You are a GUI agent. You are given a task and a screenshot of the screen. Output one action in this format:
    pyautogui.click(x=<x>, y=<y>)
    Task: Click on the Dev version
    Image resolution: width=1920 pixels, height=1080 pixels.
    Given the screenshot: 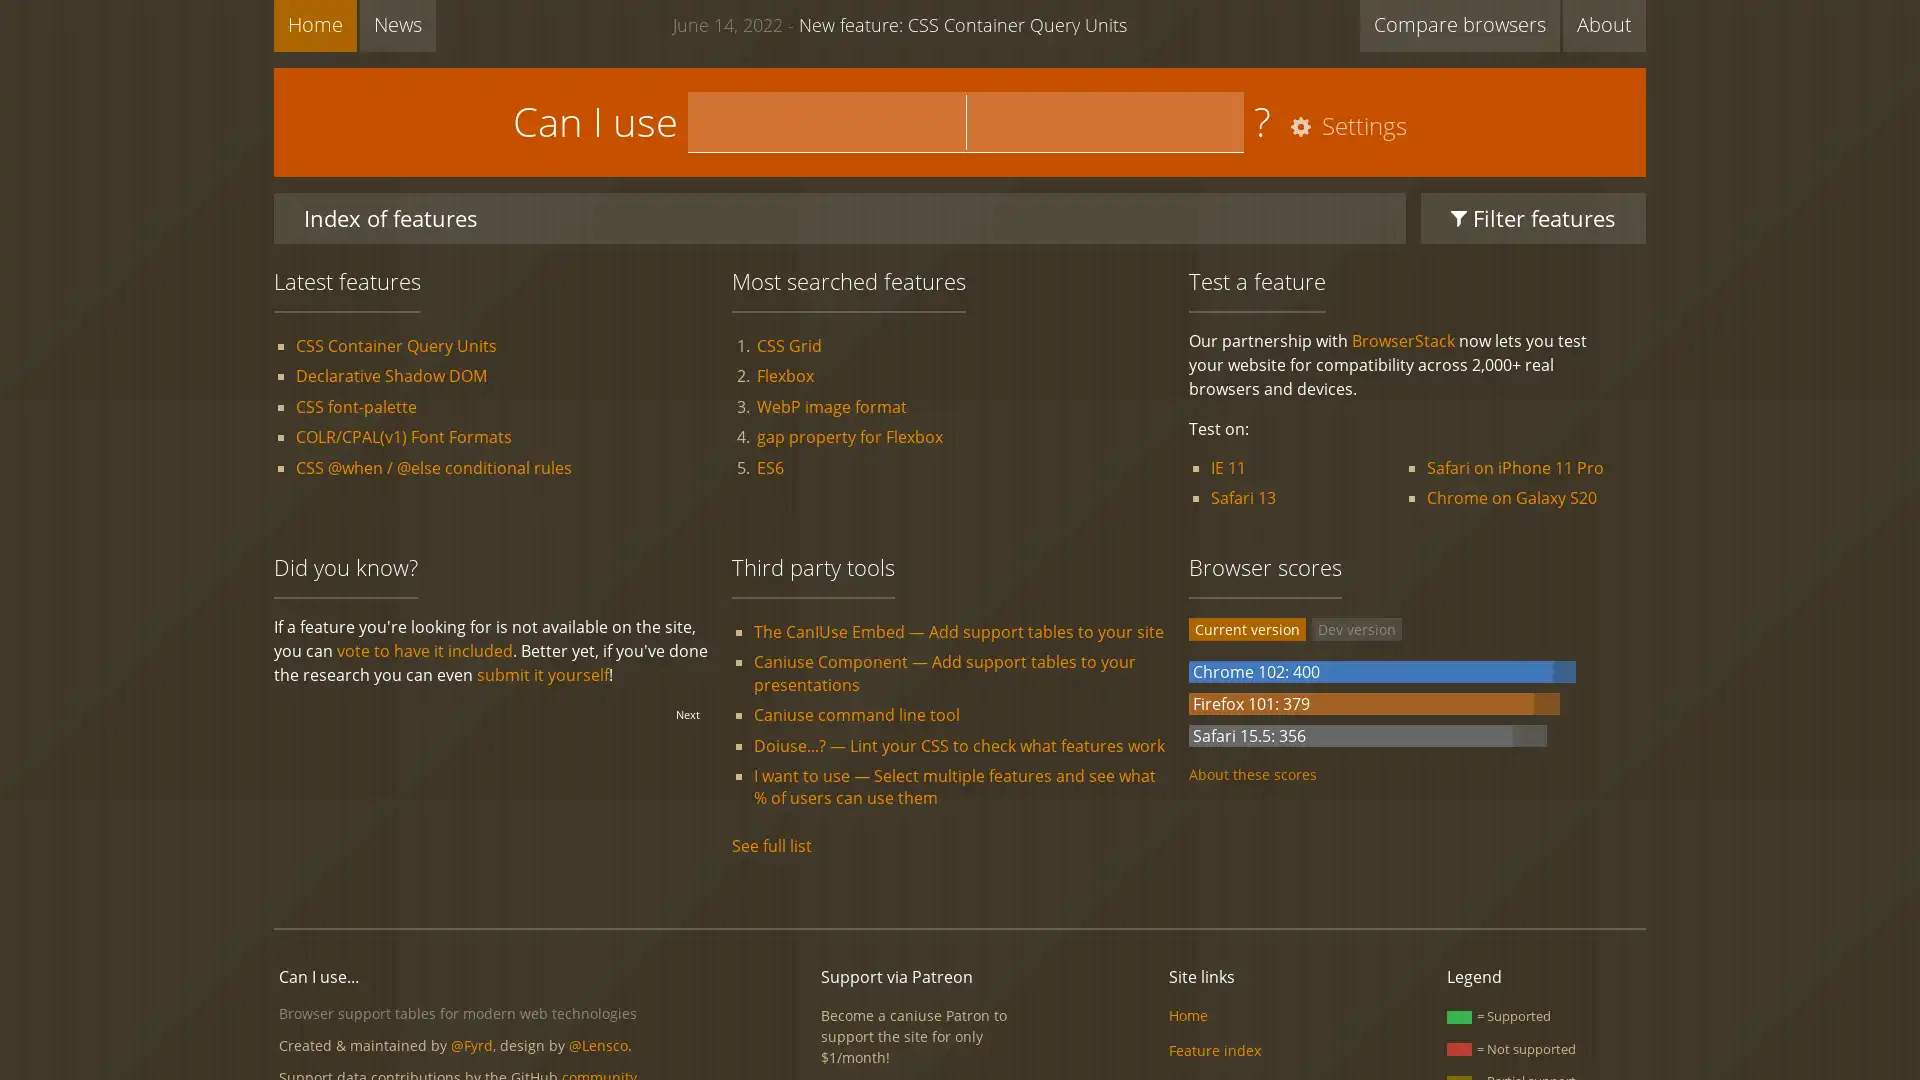 What is the action you would take?
    pyautogui.click(x=1356, y=627)
    